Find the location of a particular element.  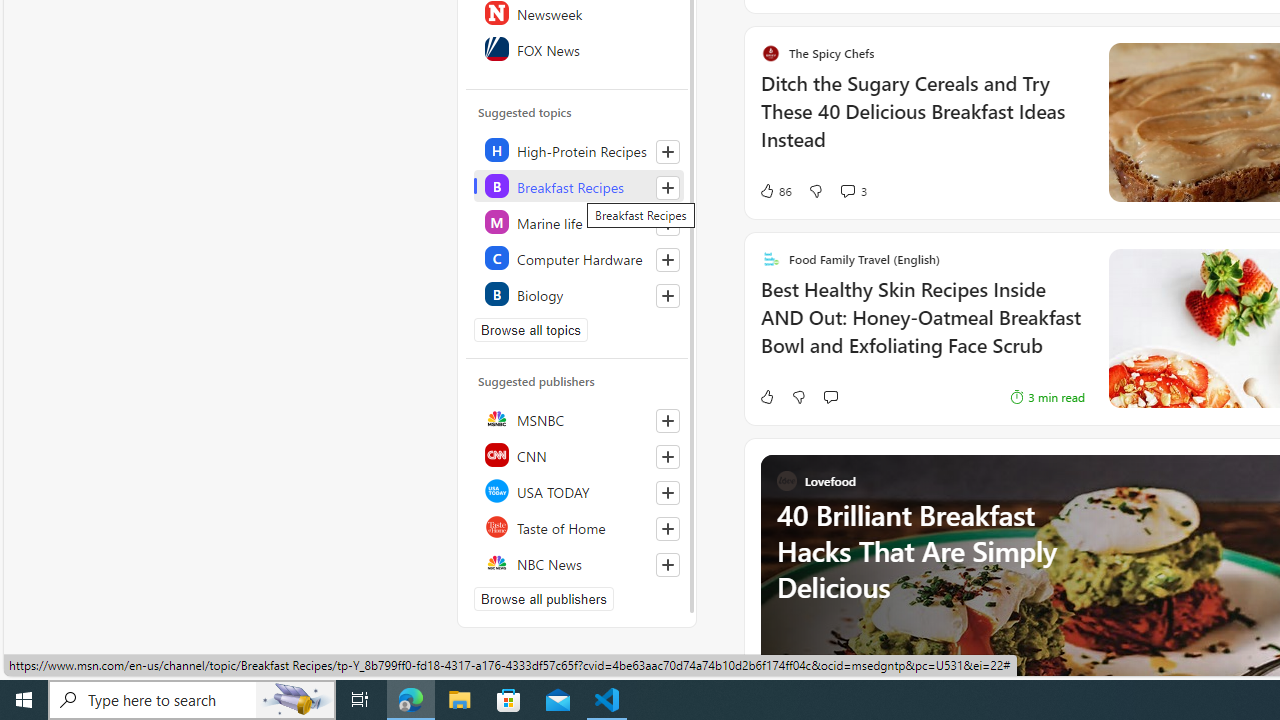

'CNN' is located at coordinates (577, 455).